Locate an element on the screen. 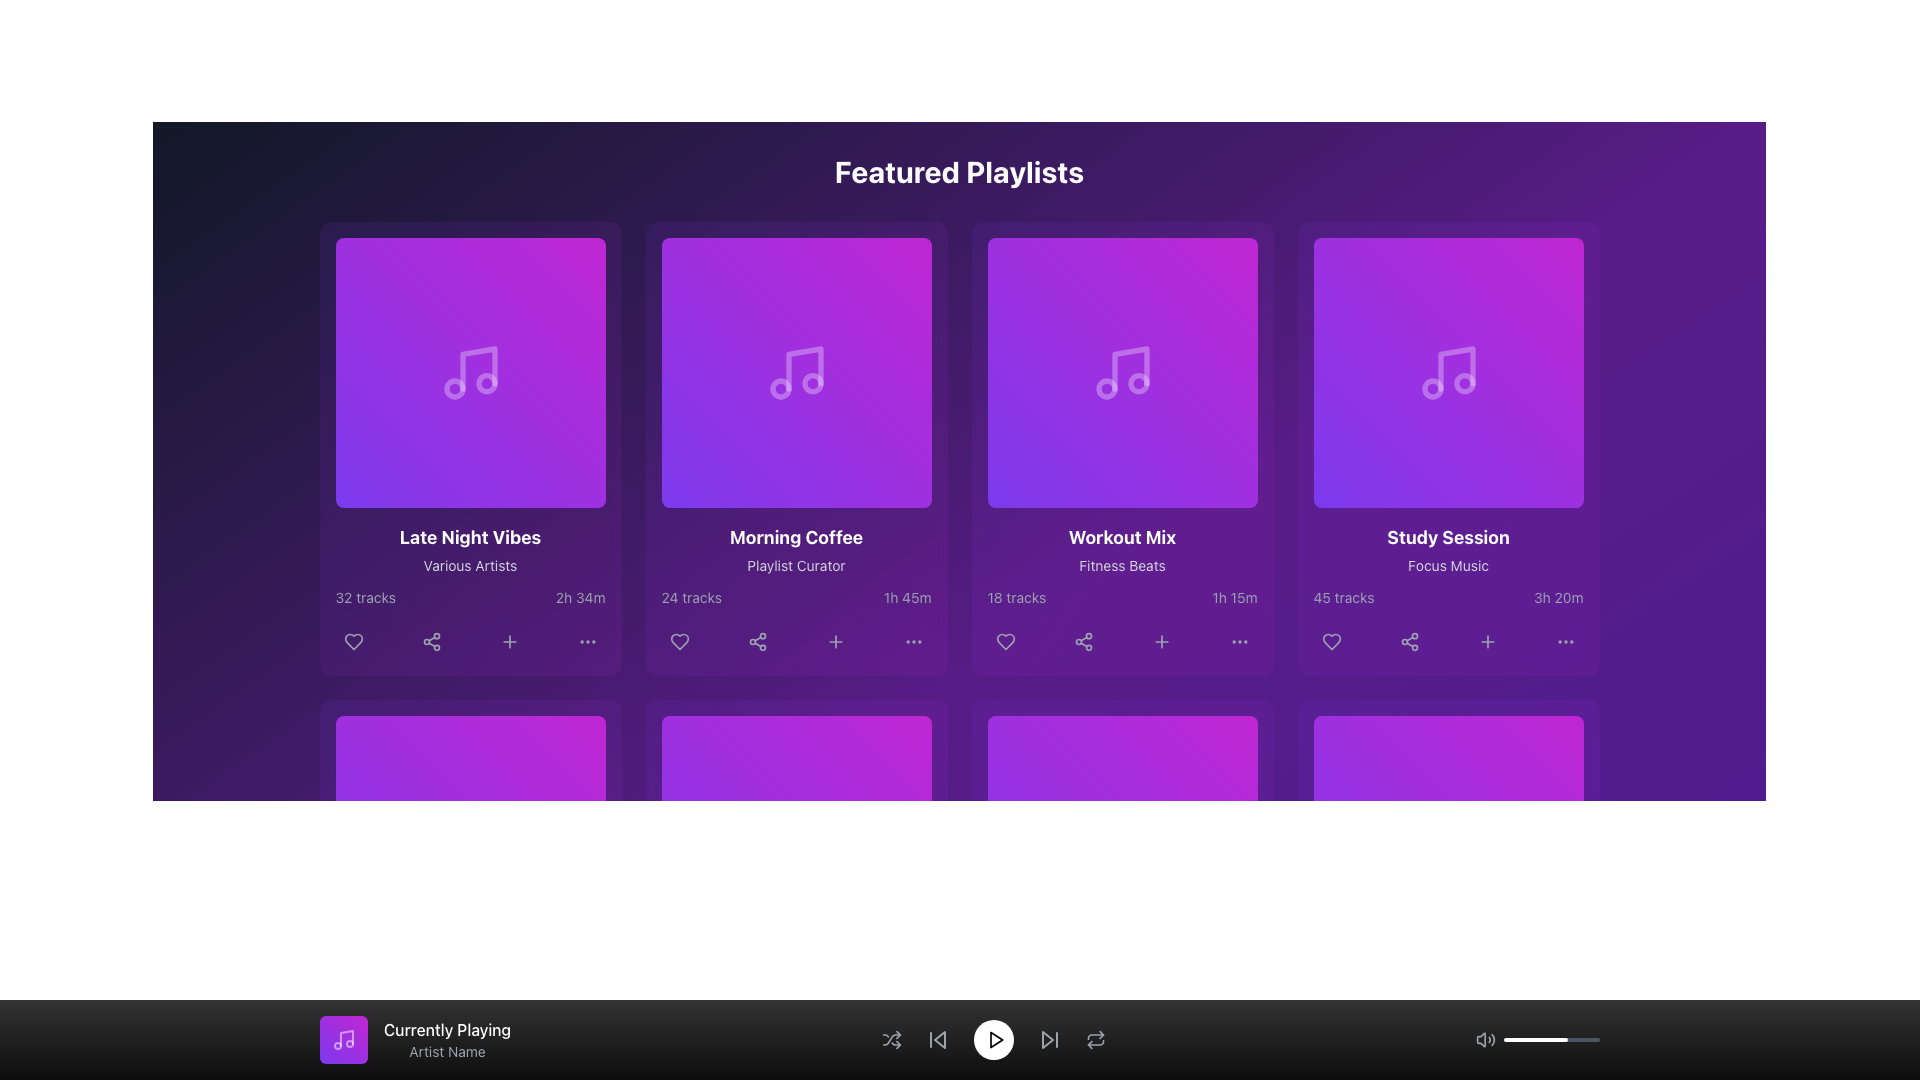 The image size is (1920, 1080). the text and icon display component is located at coordinates (414, 1039).